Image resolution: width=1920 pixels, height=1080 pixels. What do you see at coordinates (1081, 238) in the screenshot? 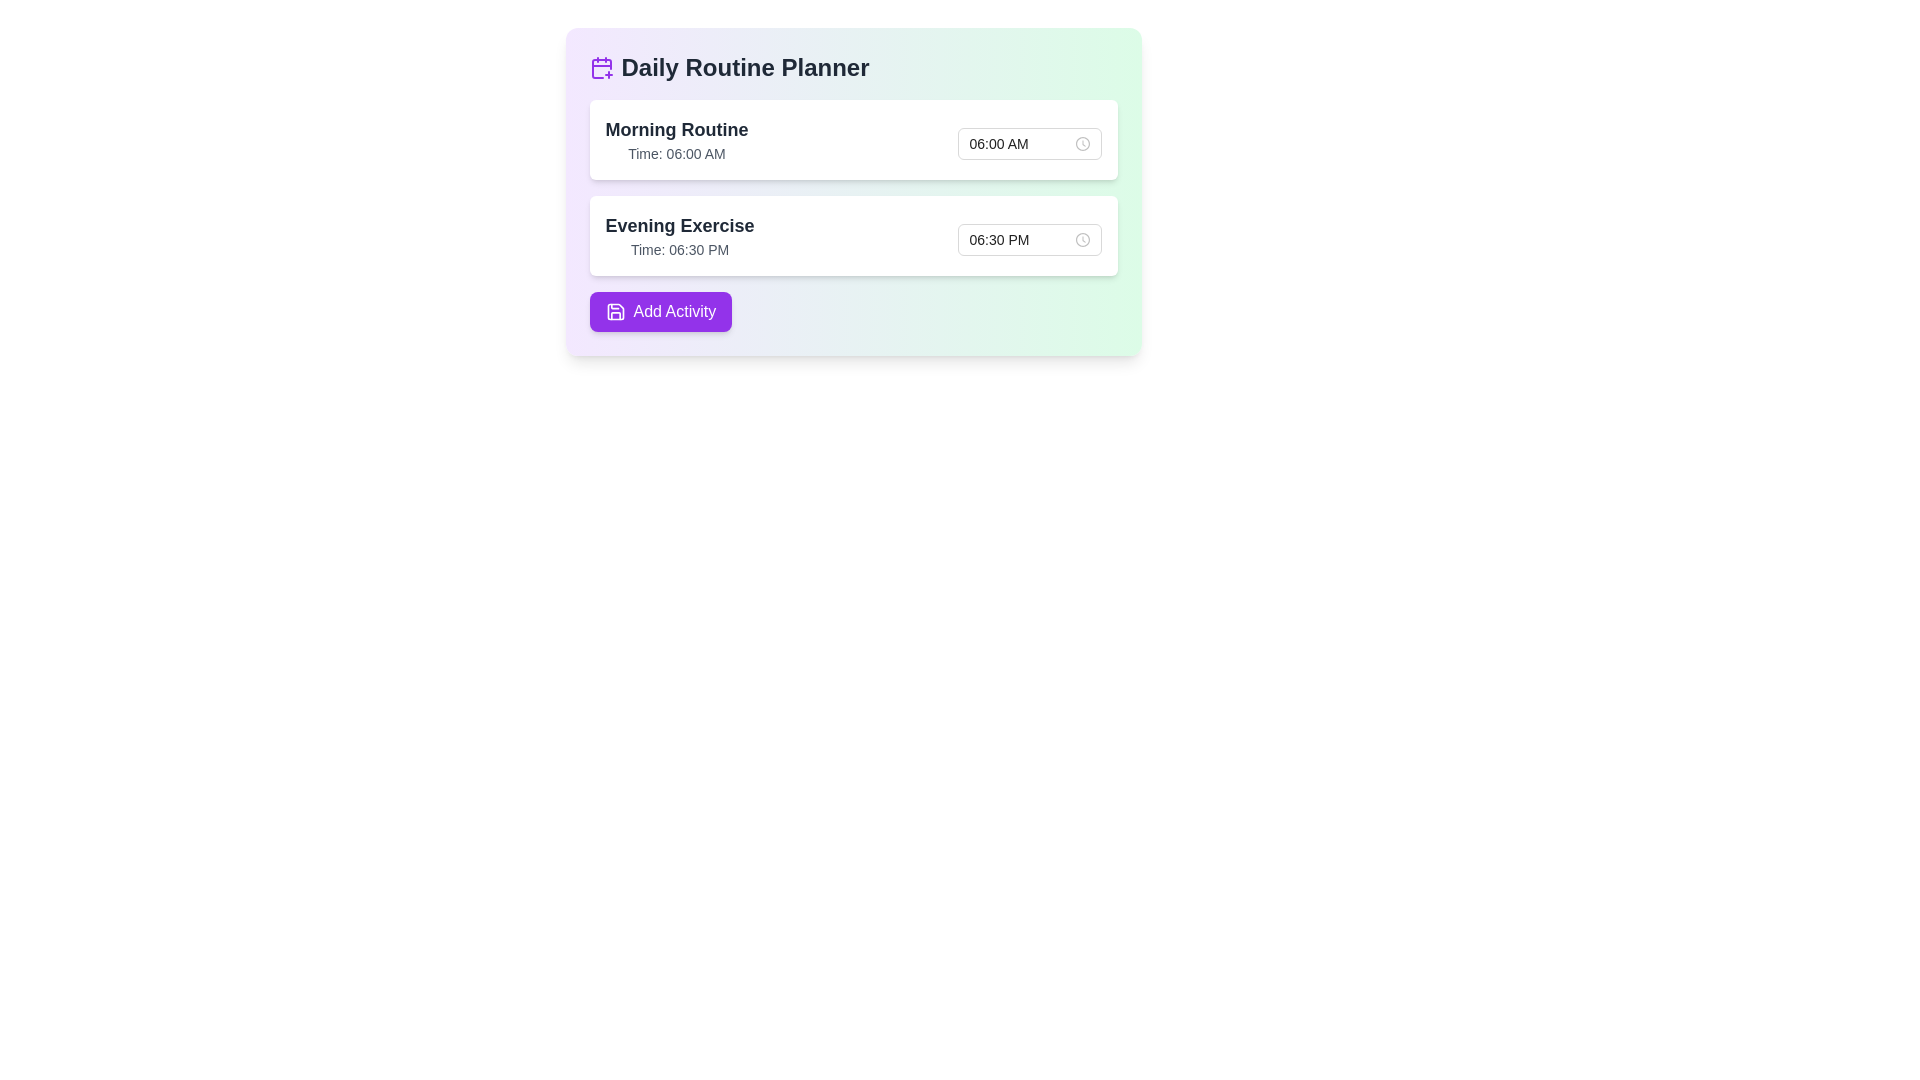
I see `the clock icon indicating the time selection feature adjacent to the '06:30 PM' entry for 'Evening Exercise'` at bounding box center [1081, 238].